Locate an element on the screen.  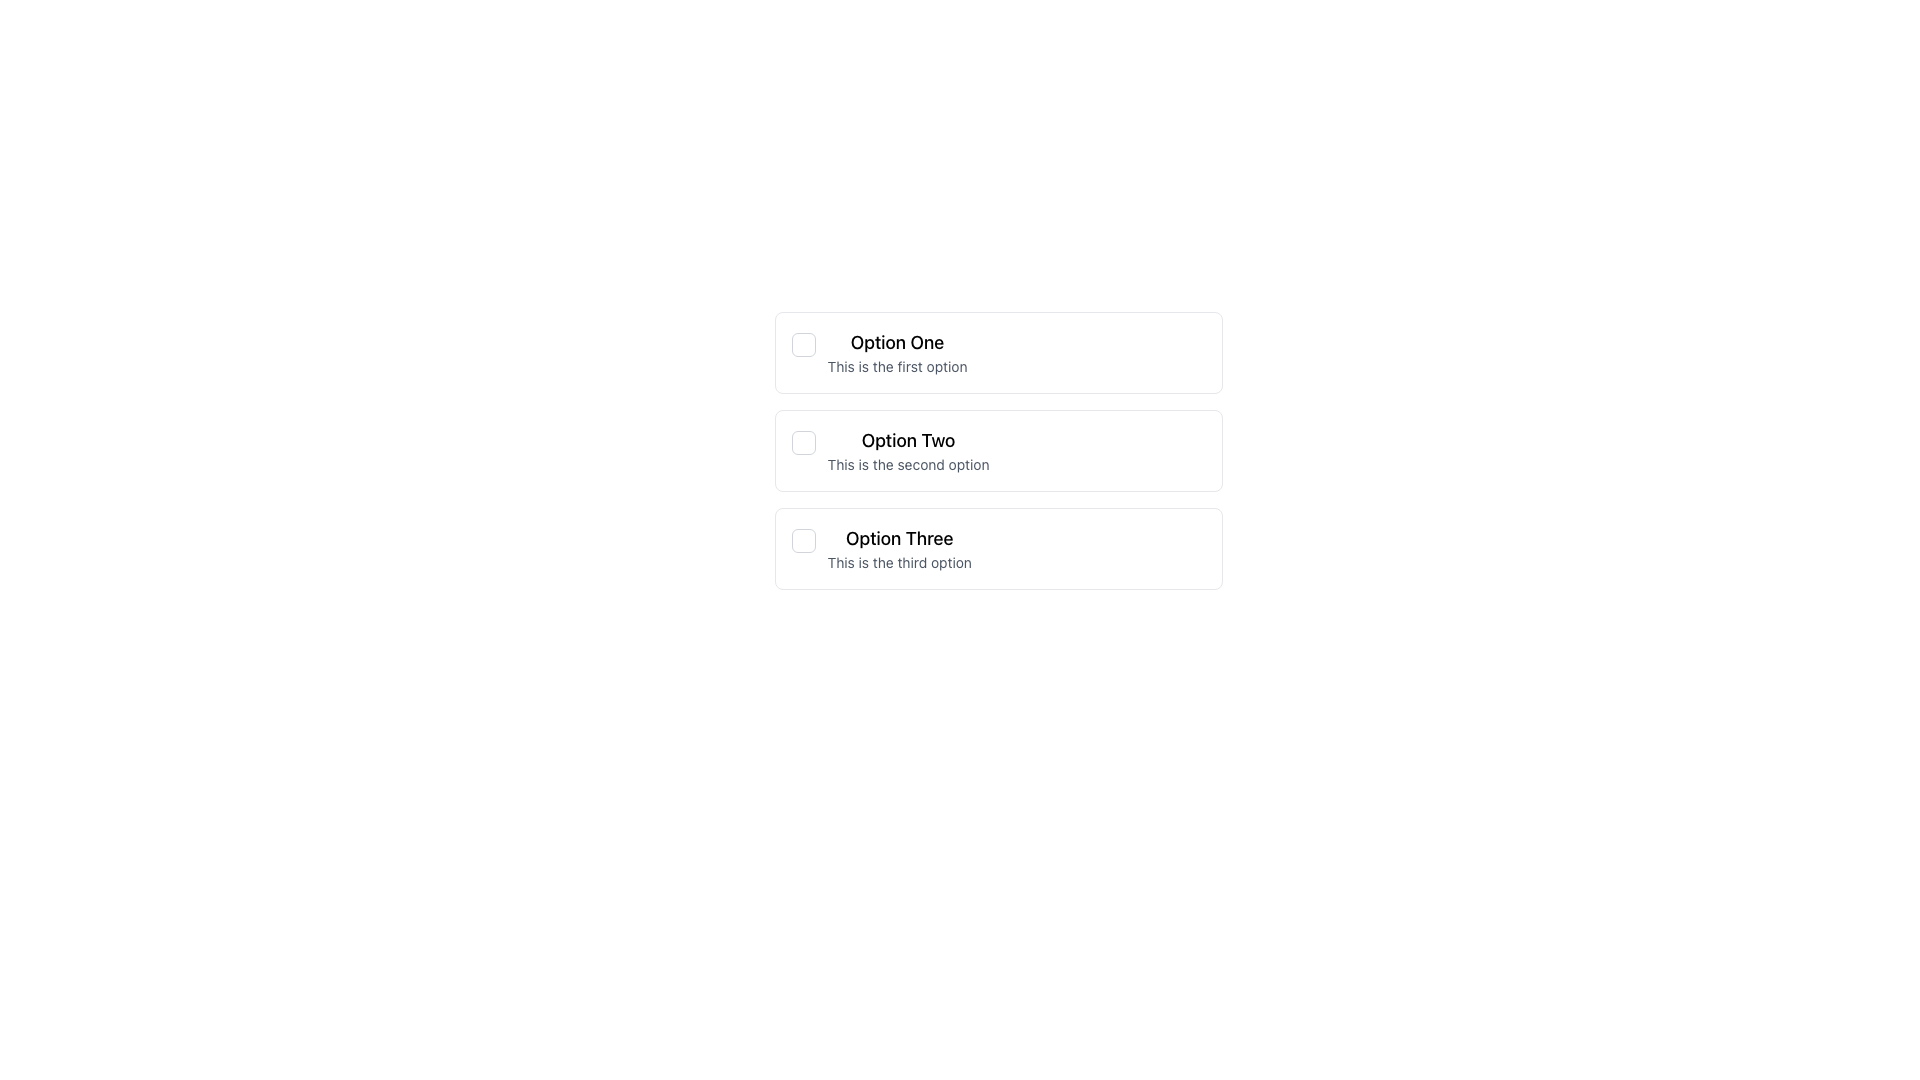
the second option item in the vertically stacked list, which is located below 'Option One' and above 'Option Three' is located at coordinates (907, 451).